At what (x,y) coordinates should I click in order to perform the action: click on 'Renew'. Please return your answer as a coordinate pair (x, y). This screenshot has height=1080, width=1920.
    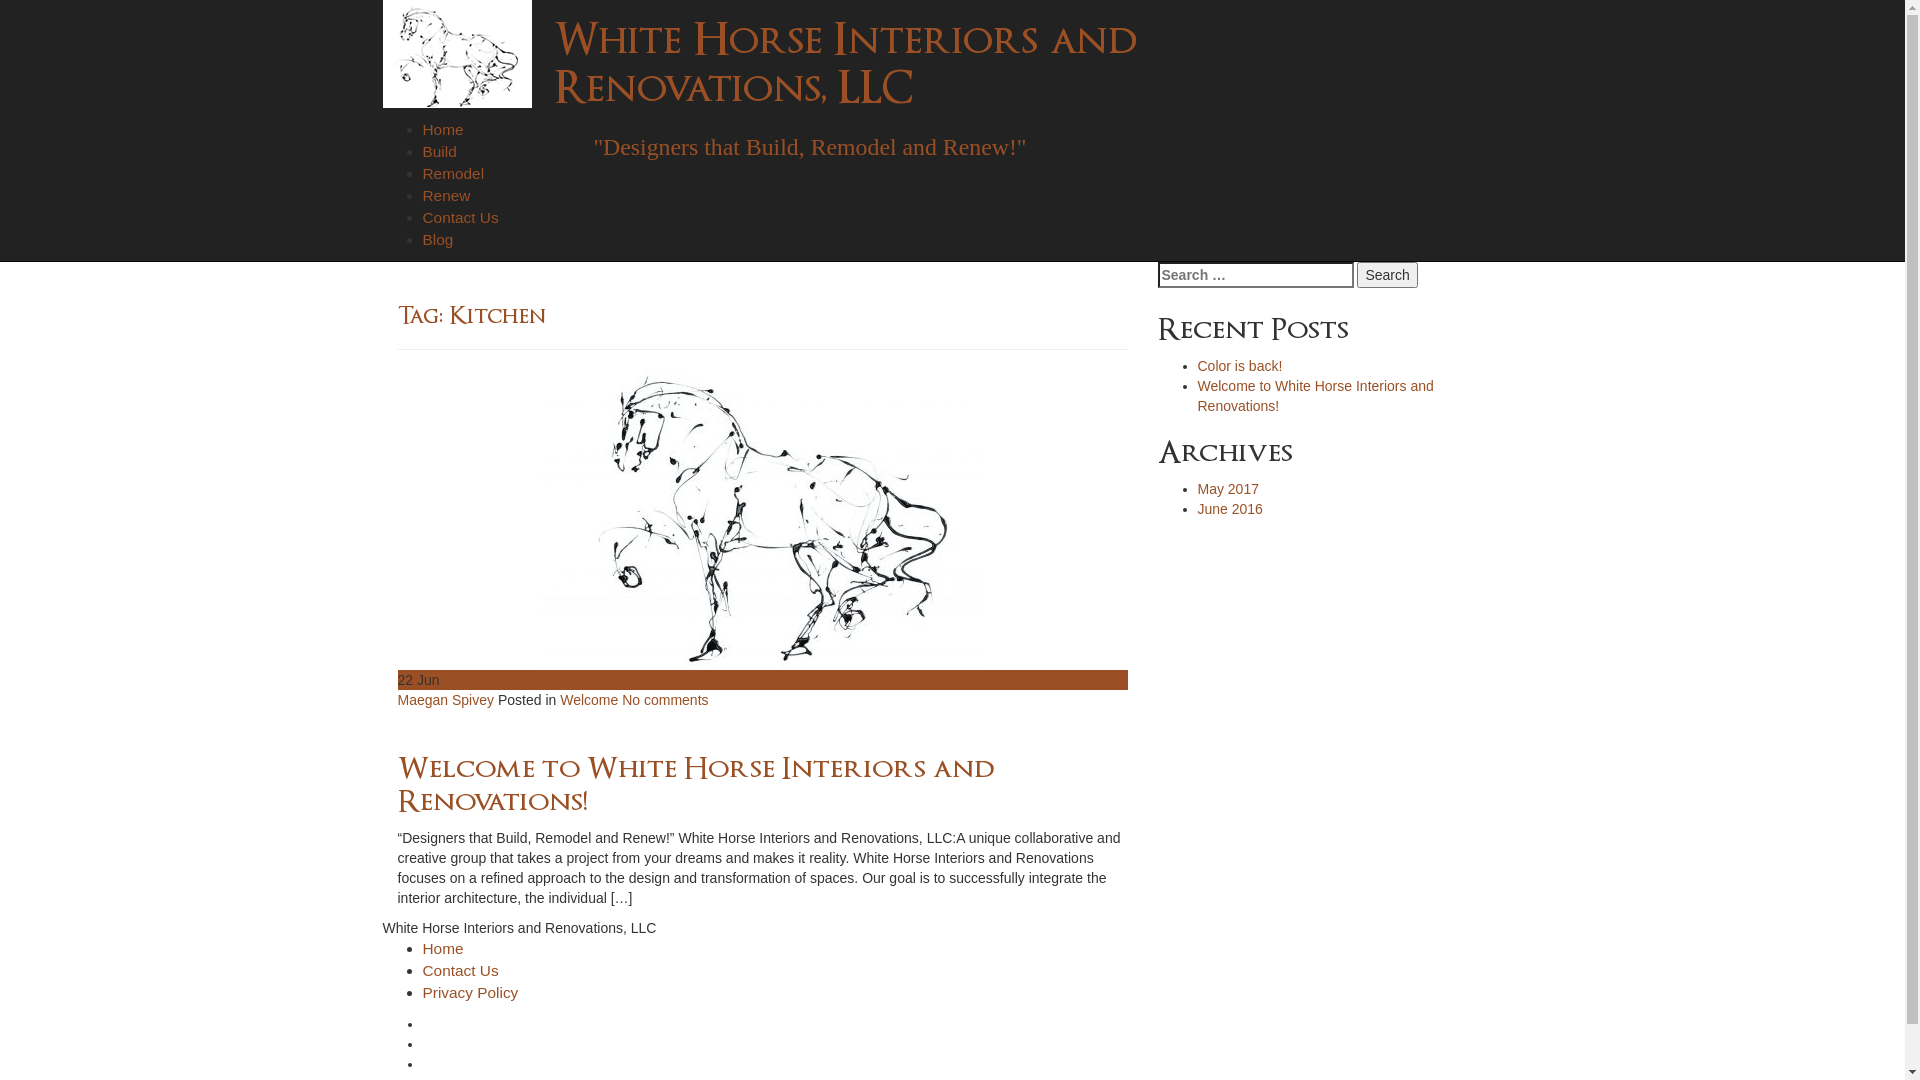
    Looking at the image, I should click on (445, 195).